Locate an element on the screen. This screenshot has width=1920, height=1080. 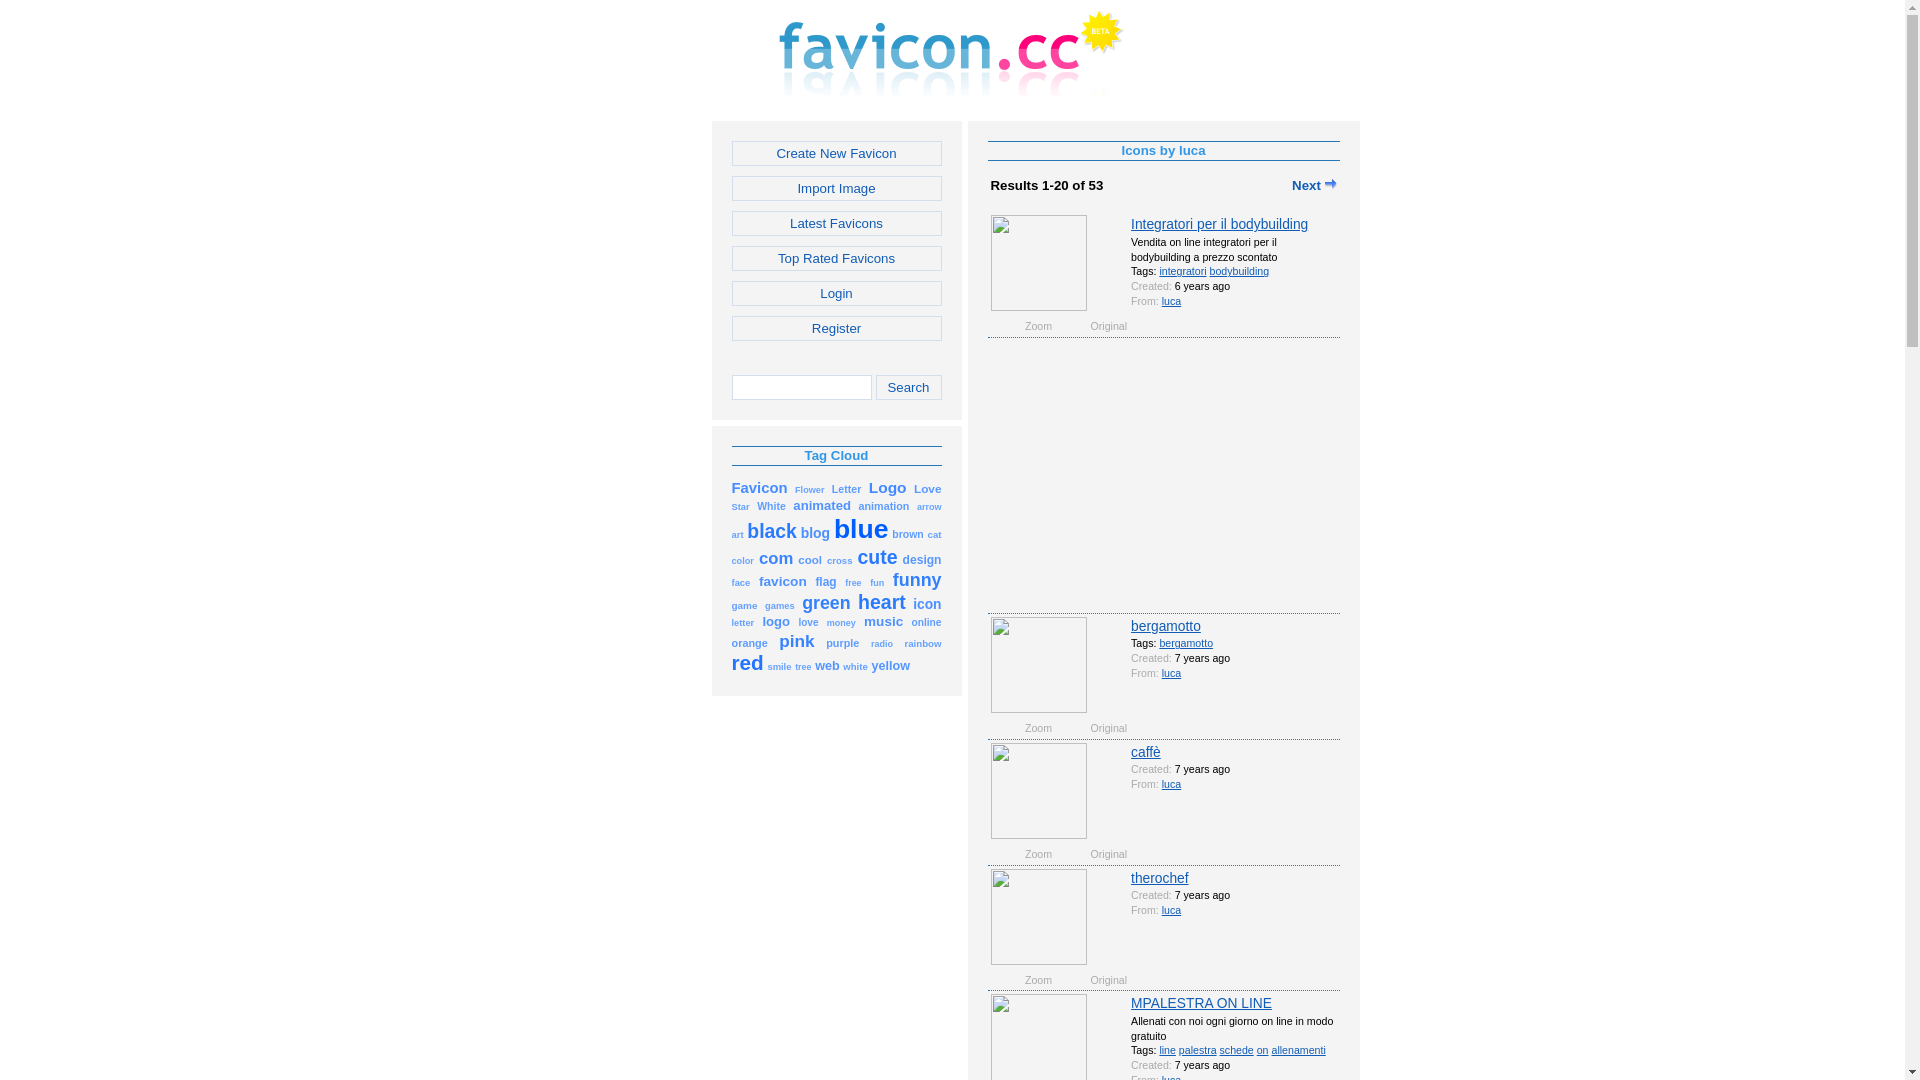
'Logo' is located at coordinates (887, 488).